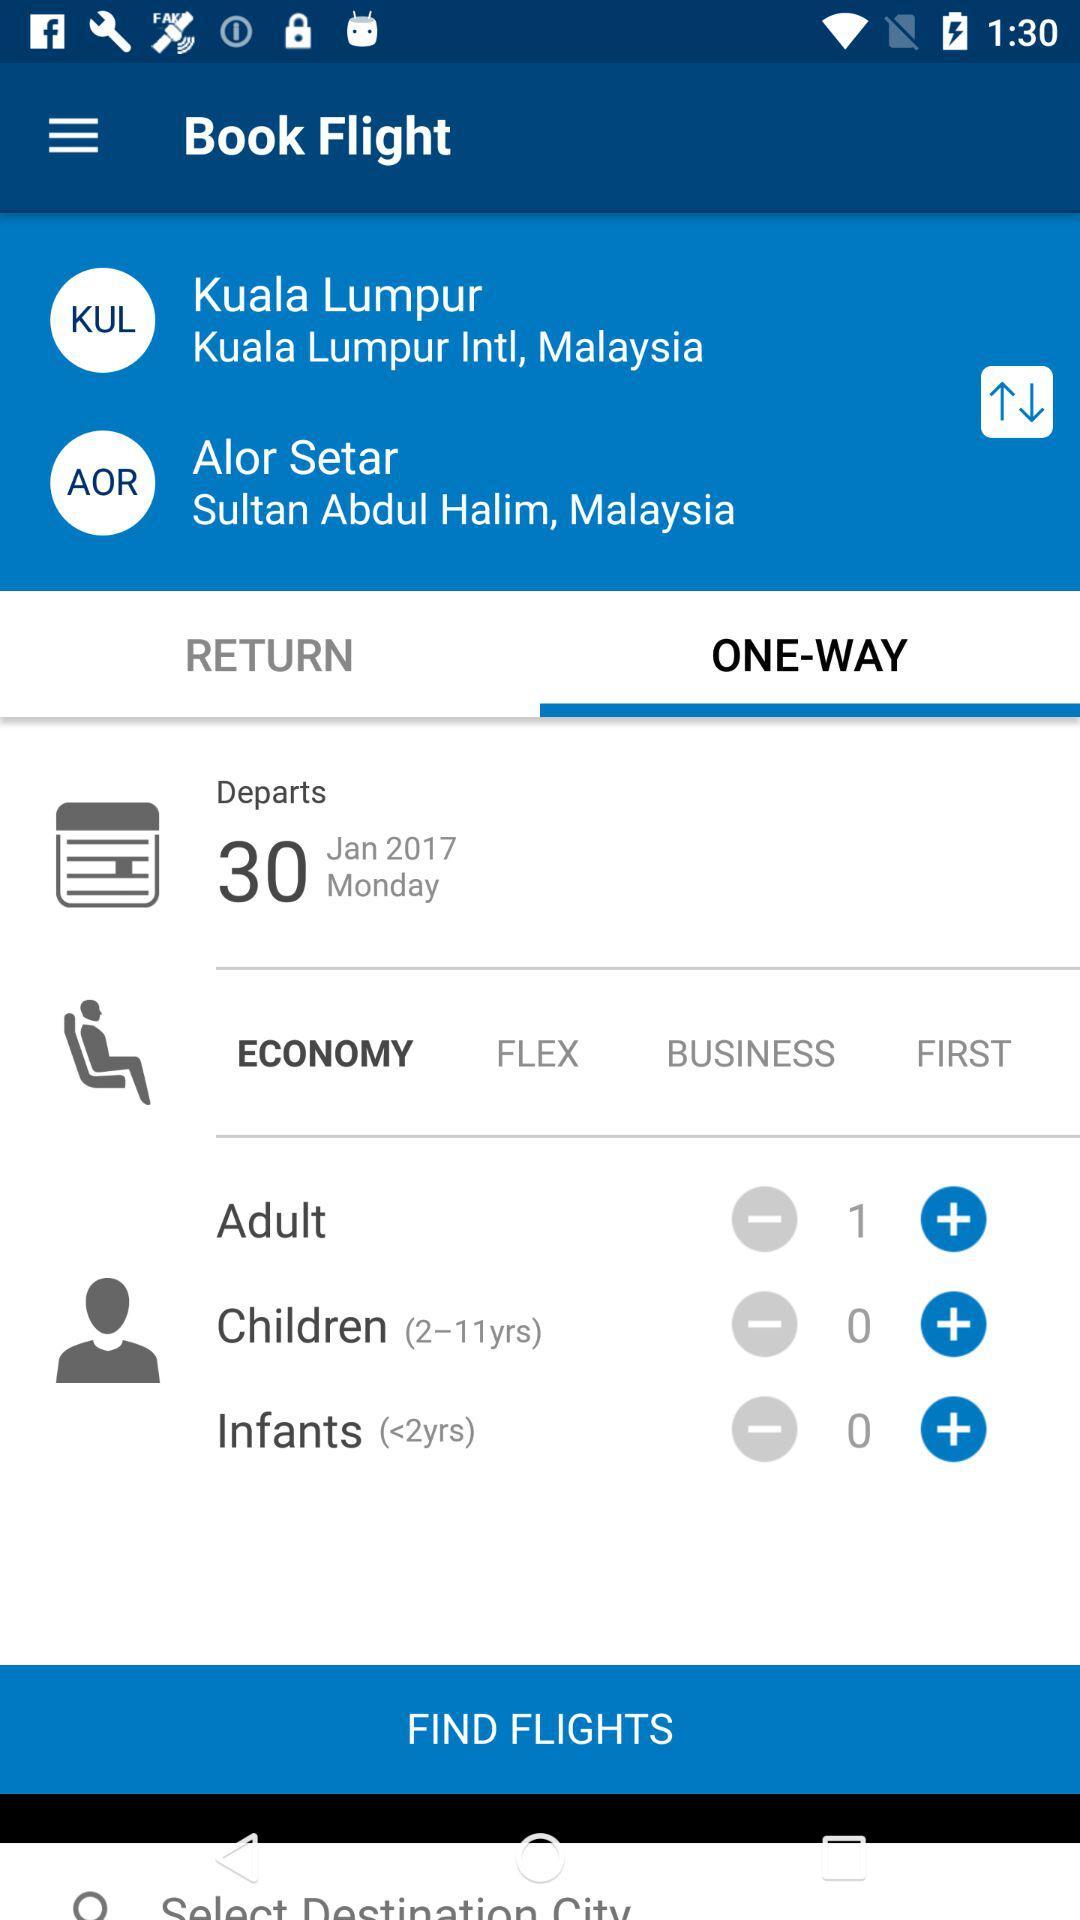  Describe the element at coordinates (751, 1051) in the screenshot. I see `radio button next to first icon` at that location.